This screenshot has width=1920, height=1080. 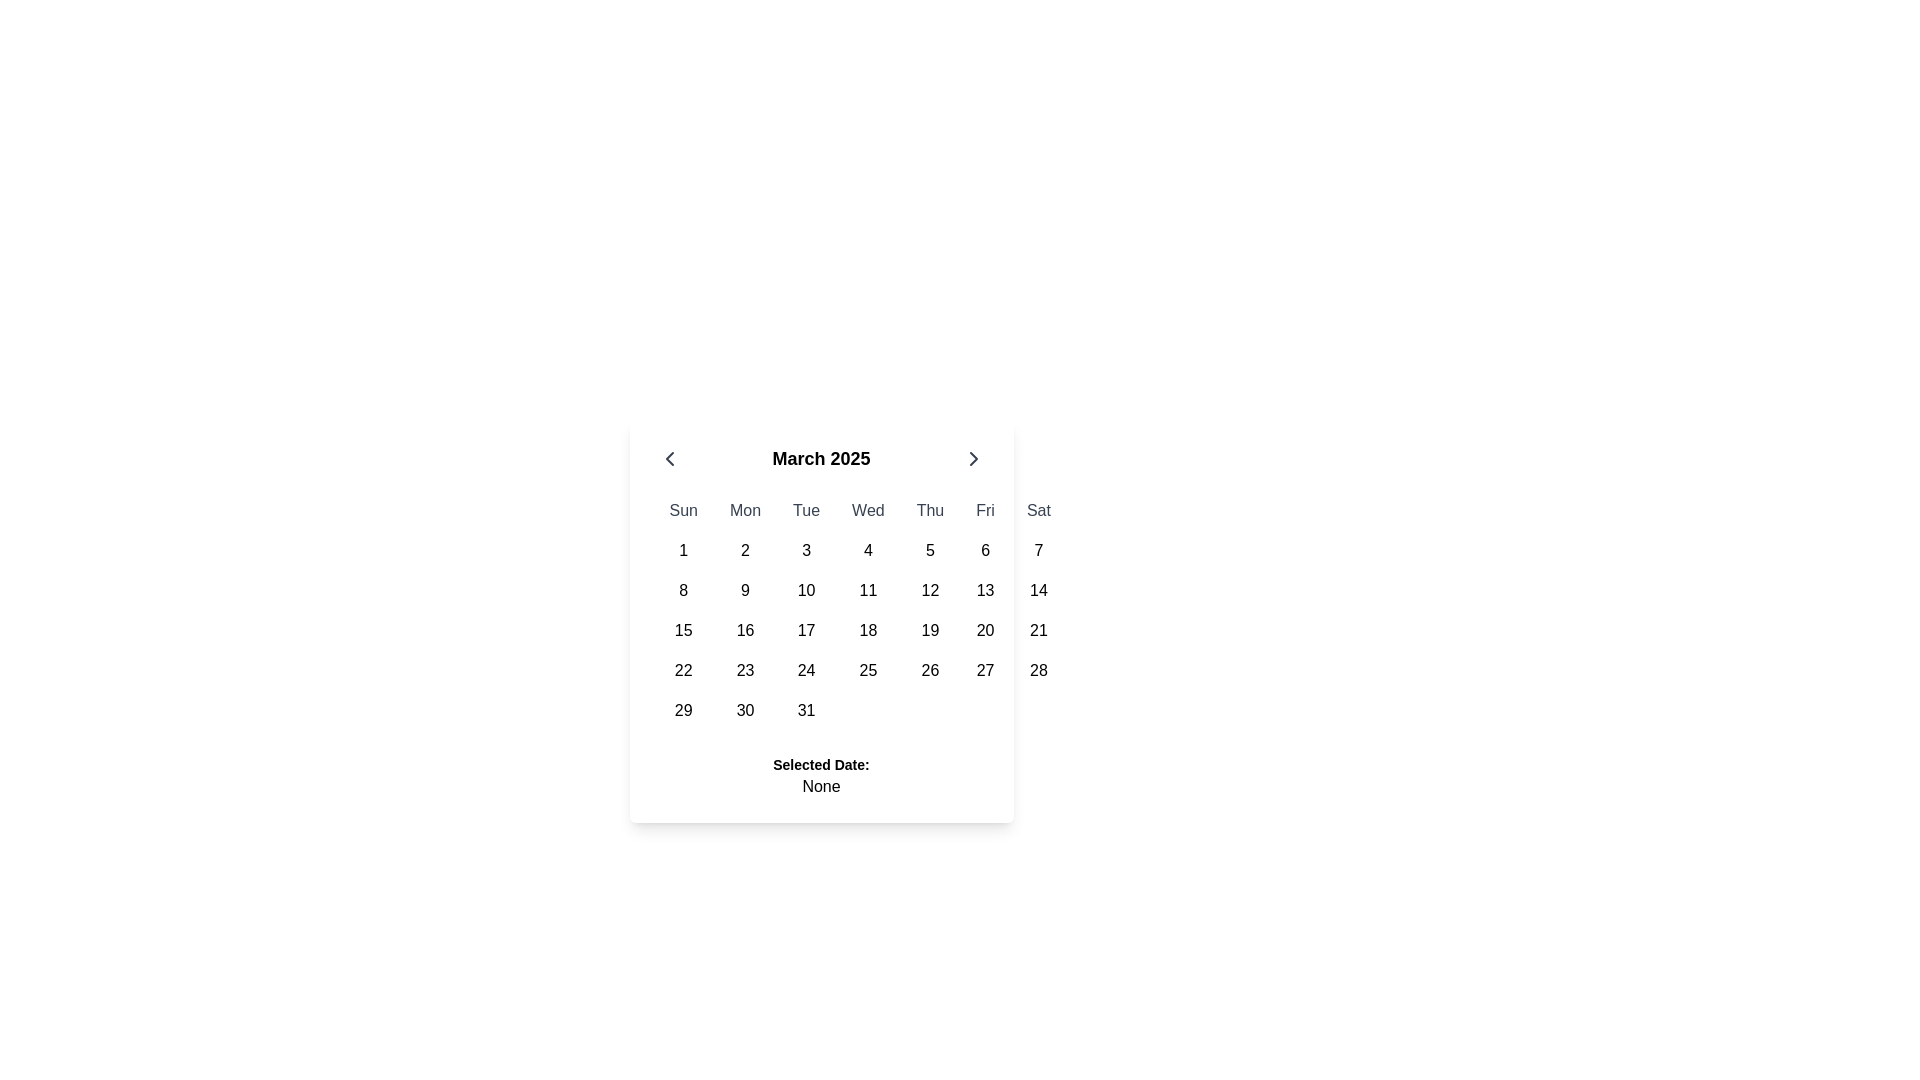 What do you see at coordinates (806, 631) in the screenshot?
I see `the date button for the 17th in the calendar interface` at bounding box center [806, 631].